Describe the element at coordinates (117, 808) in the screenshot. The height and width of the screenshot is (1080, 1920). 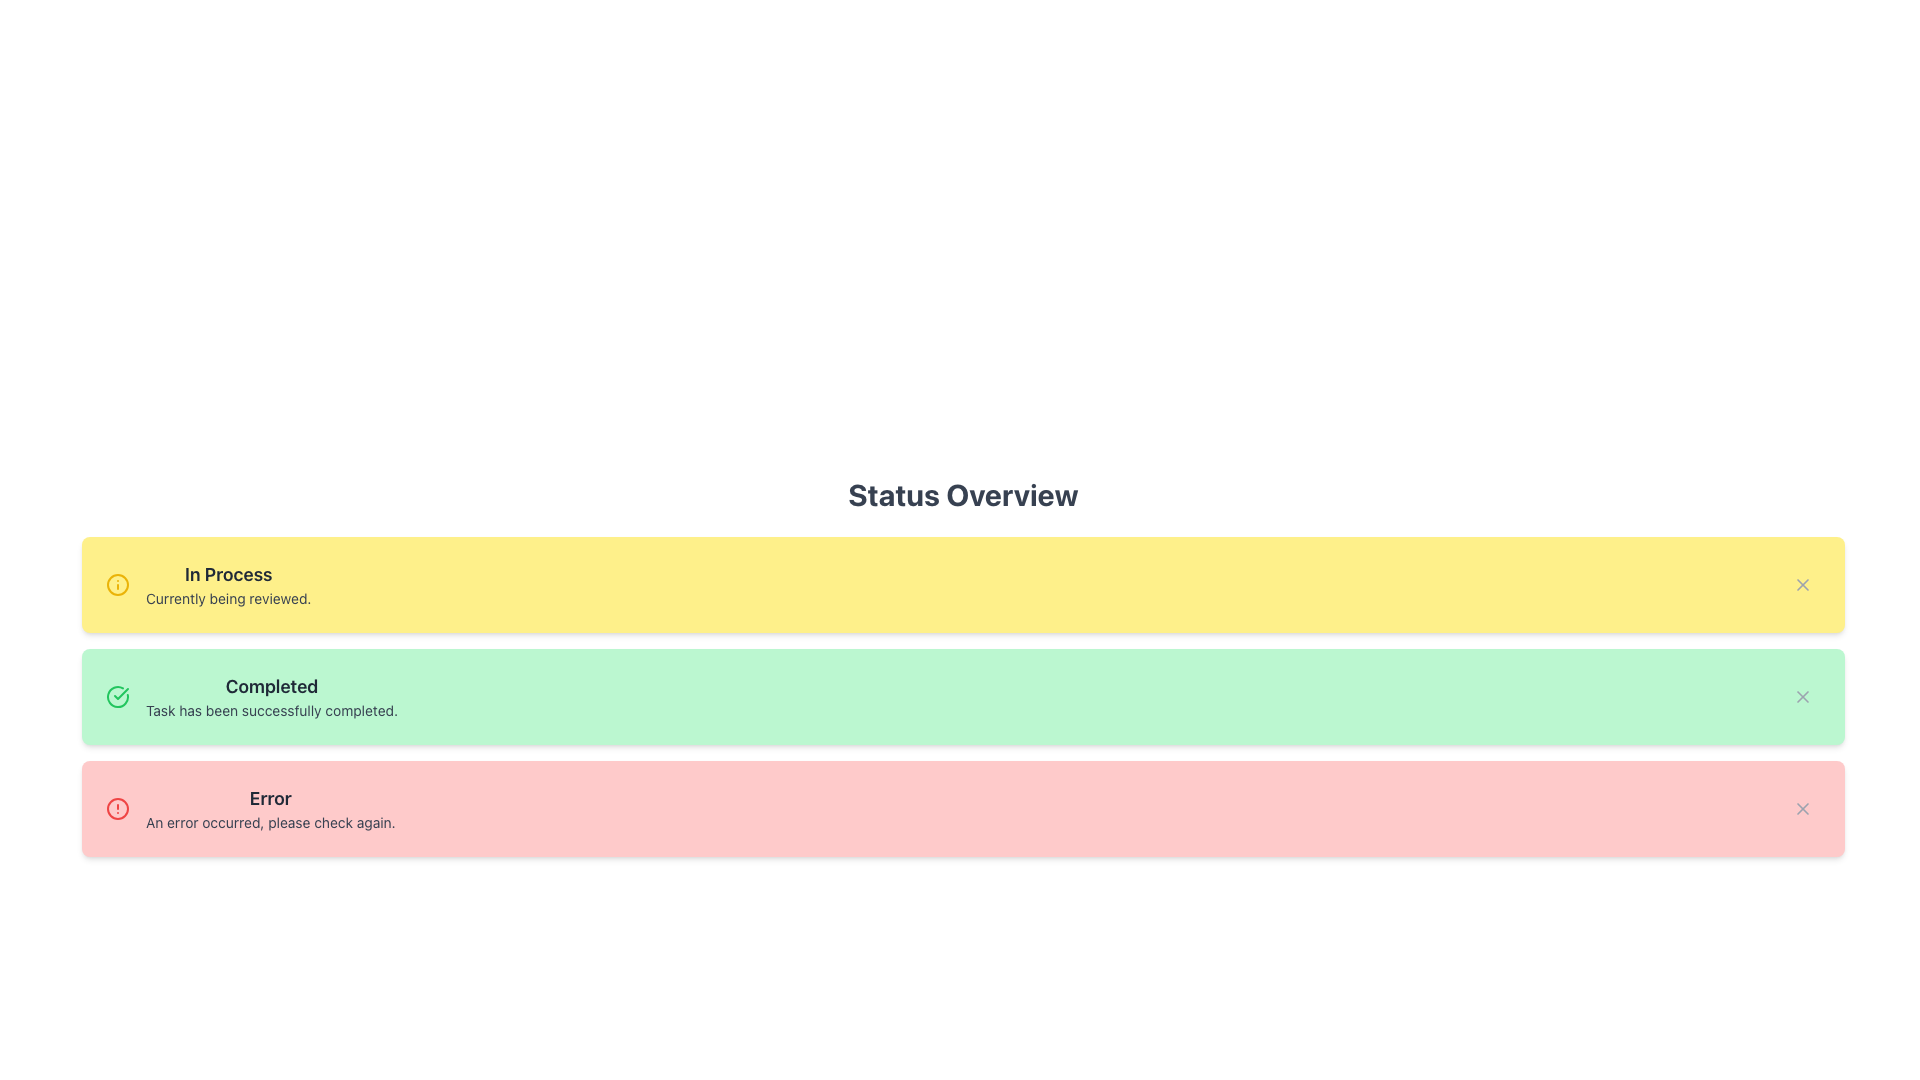
I see `the error or warning icon located at the top-left corner of the red-highlighted error message card, which precedes the text 'Error: An error occurred, please check again.'` at that location.